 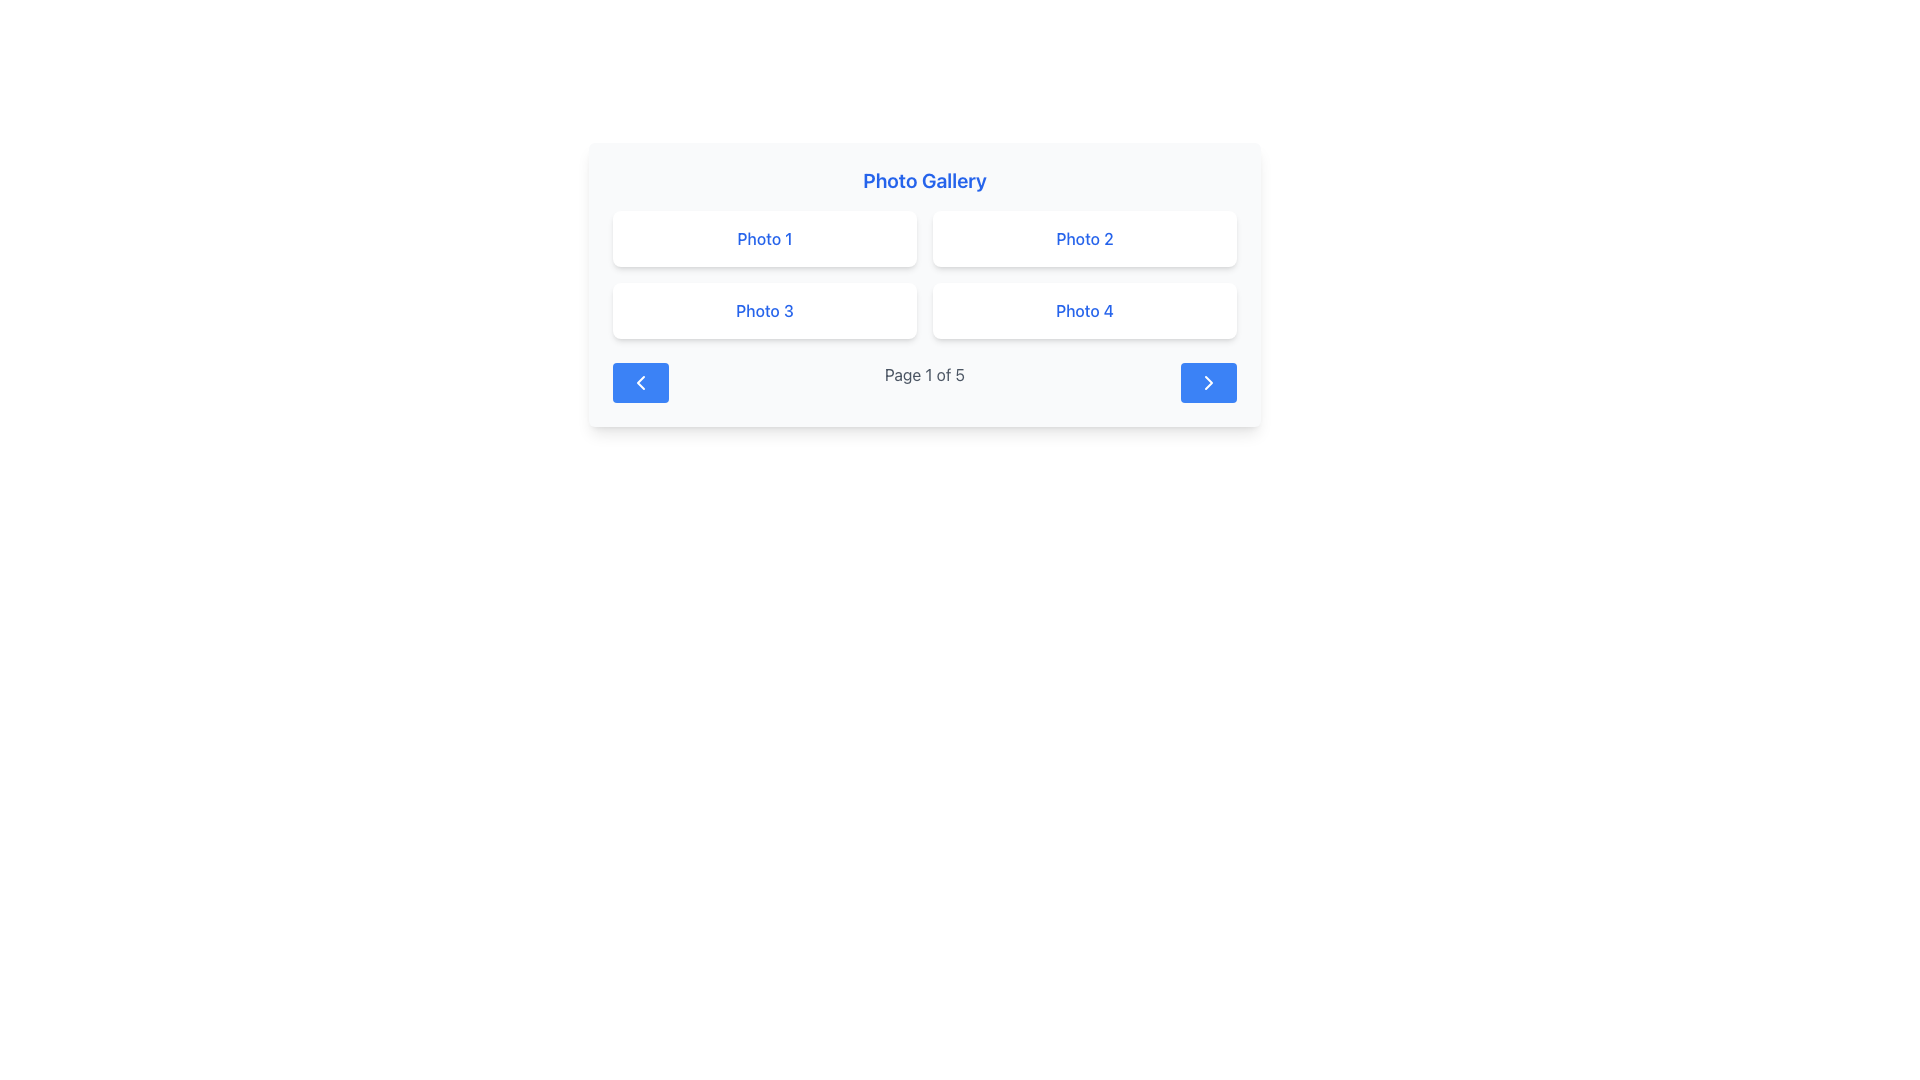 What do you see at coordinates (1083, 238) in the screenshot?
I see `the text label indicating the second item in the photo gallery, located under the 'Photo Gallery' title` at bounding box center [1083, 238].